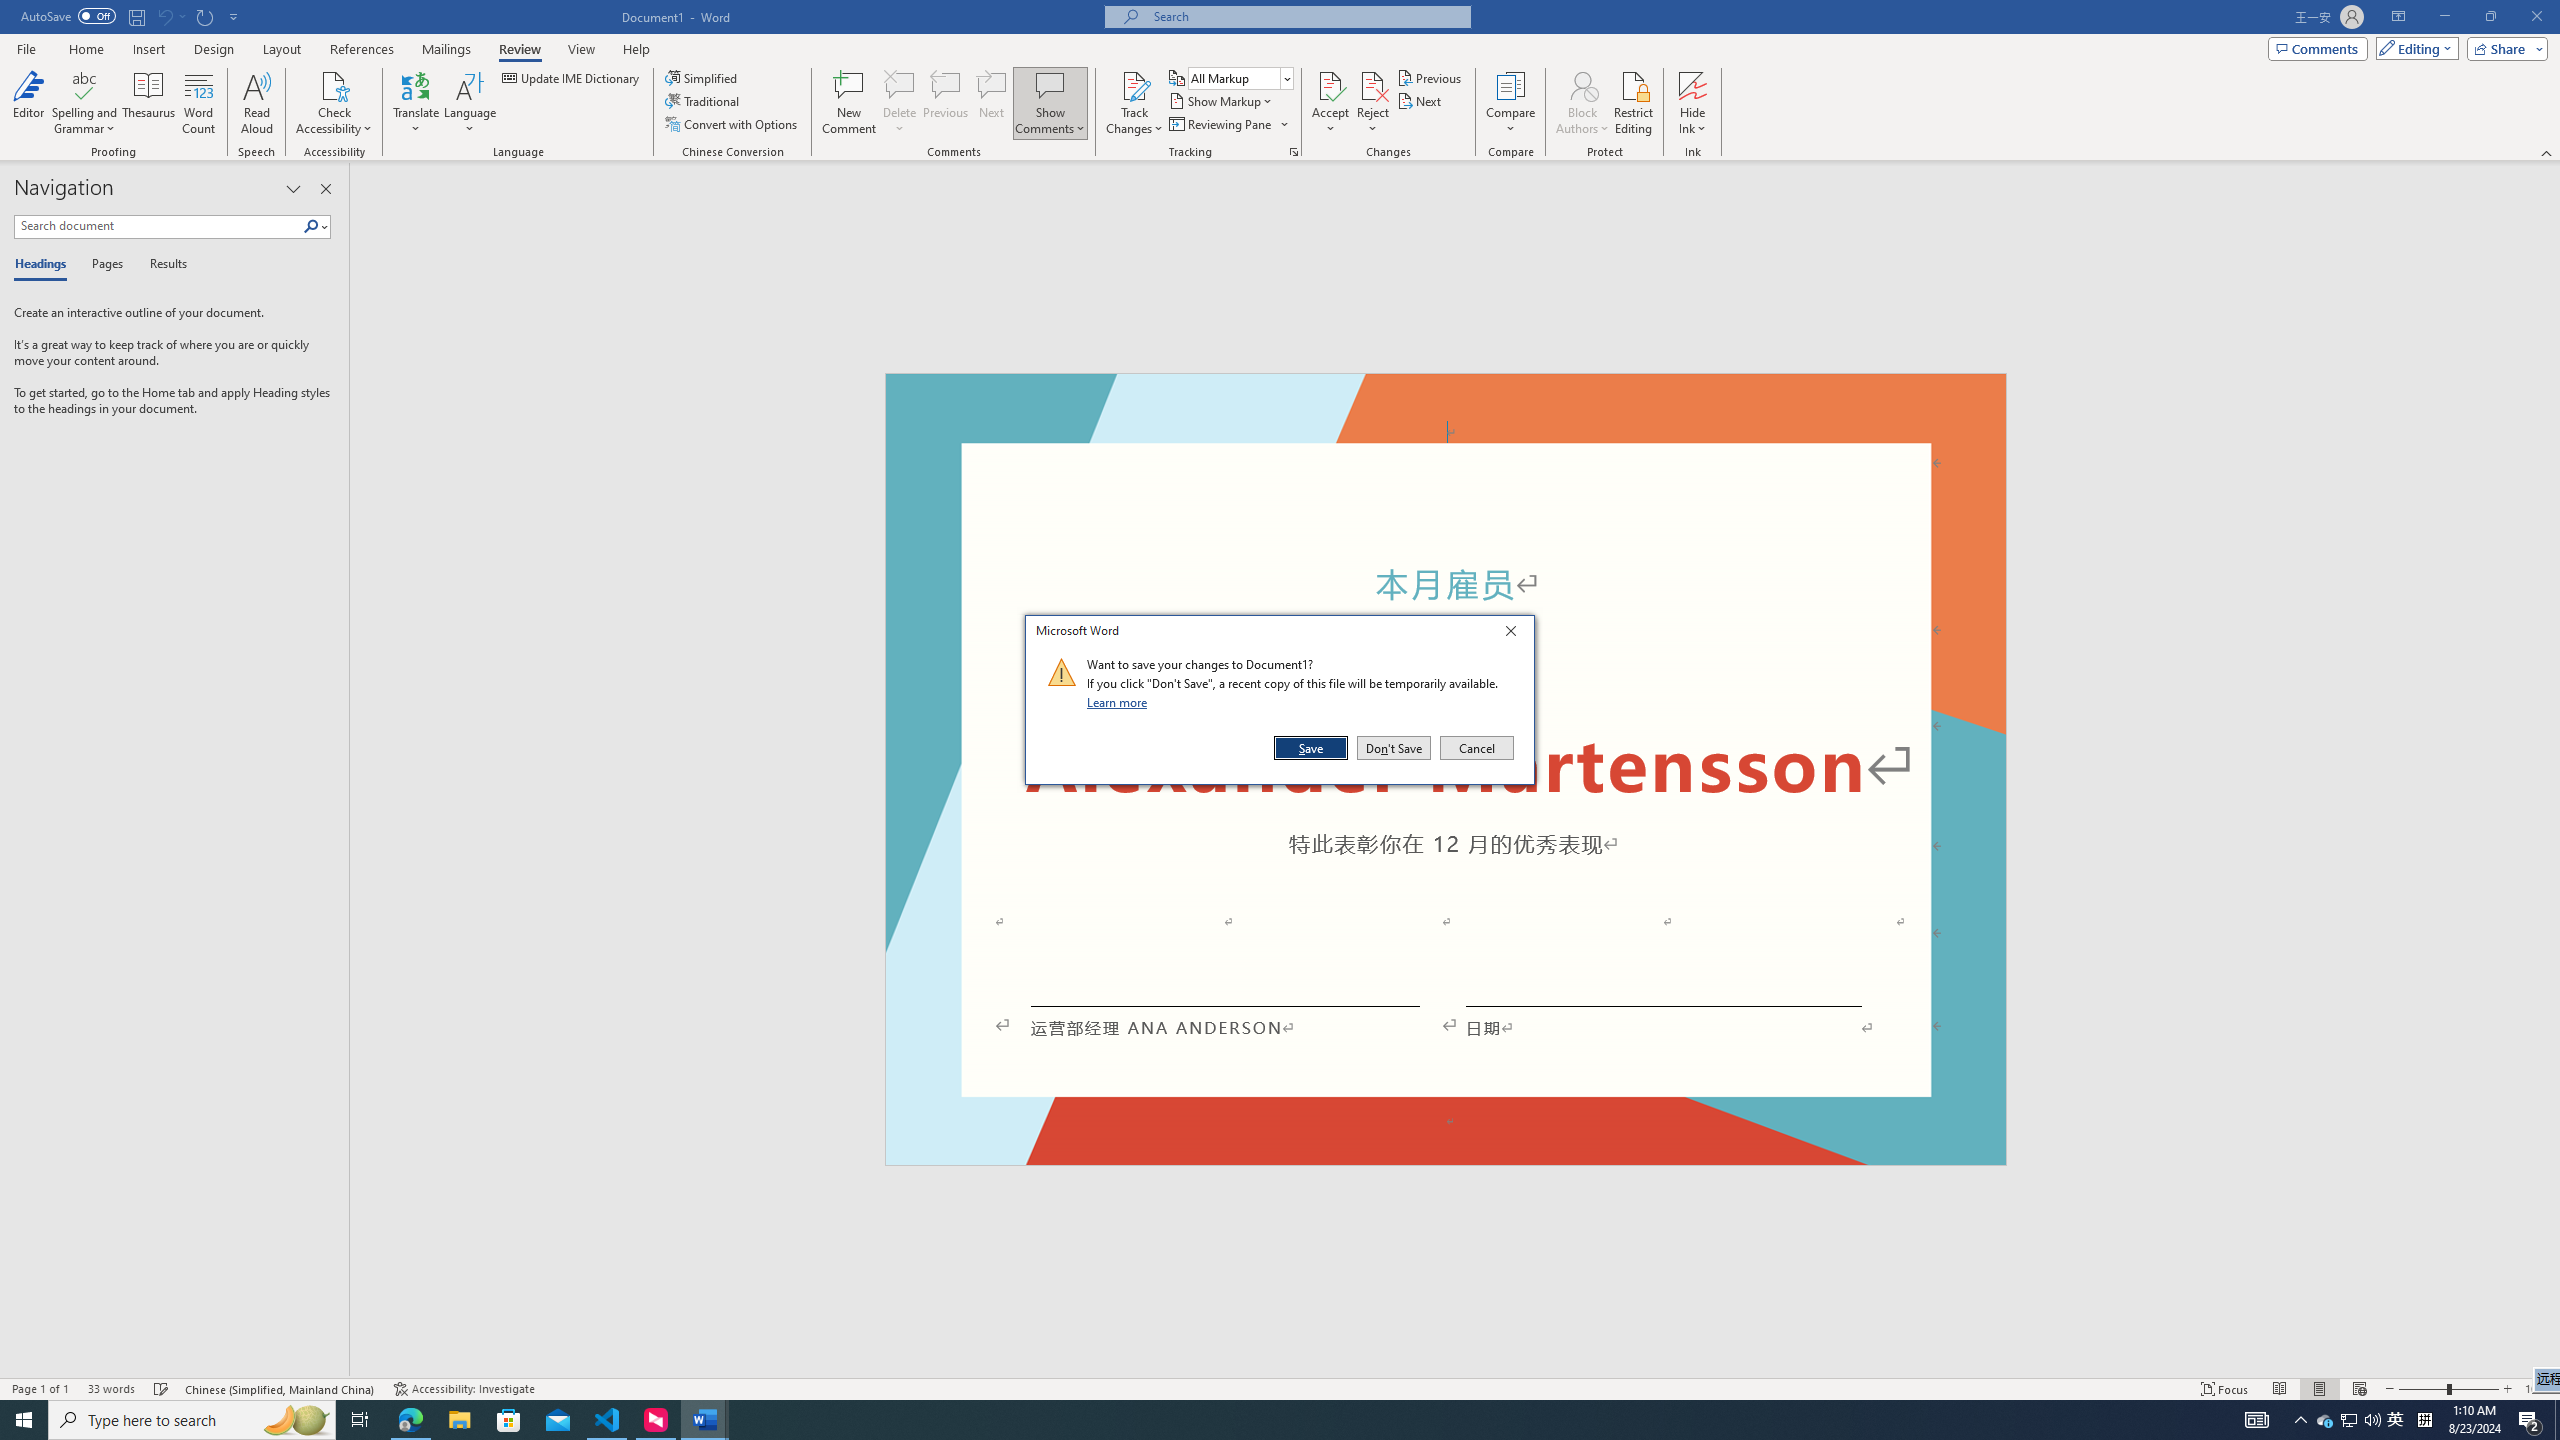  I want to click on 'Change Tracking Options...', so click(1293, 150).